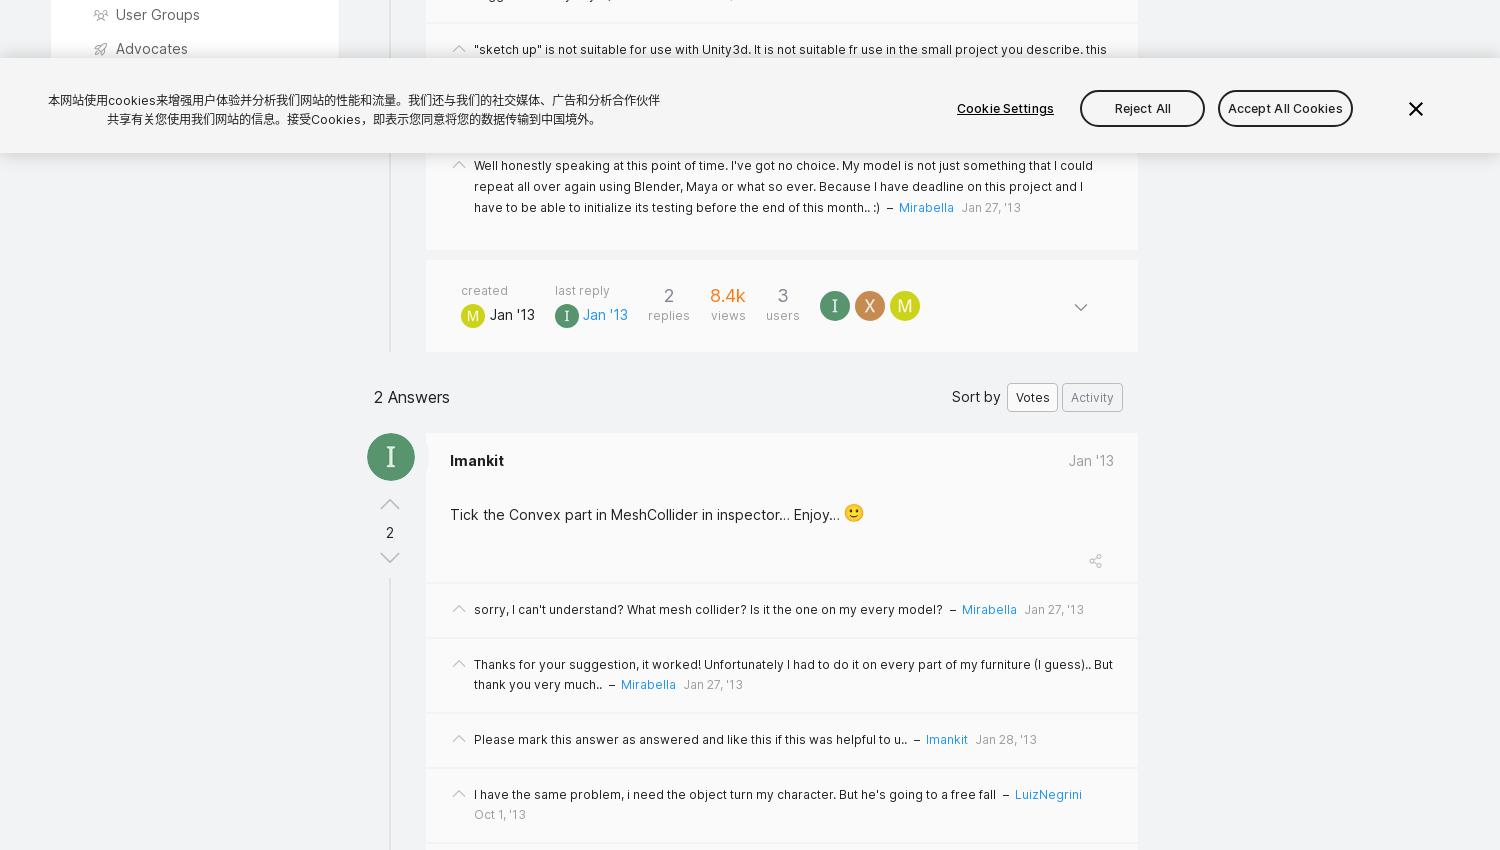 The height and width of the screenshot is (850, 1500). Describe the element at coordinates (726, 294) in the screenshot. I see `'8.4k'` at that location.